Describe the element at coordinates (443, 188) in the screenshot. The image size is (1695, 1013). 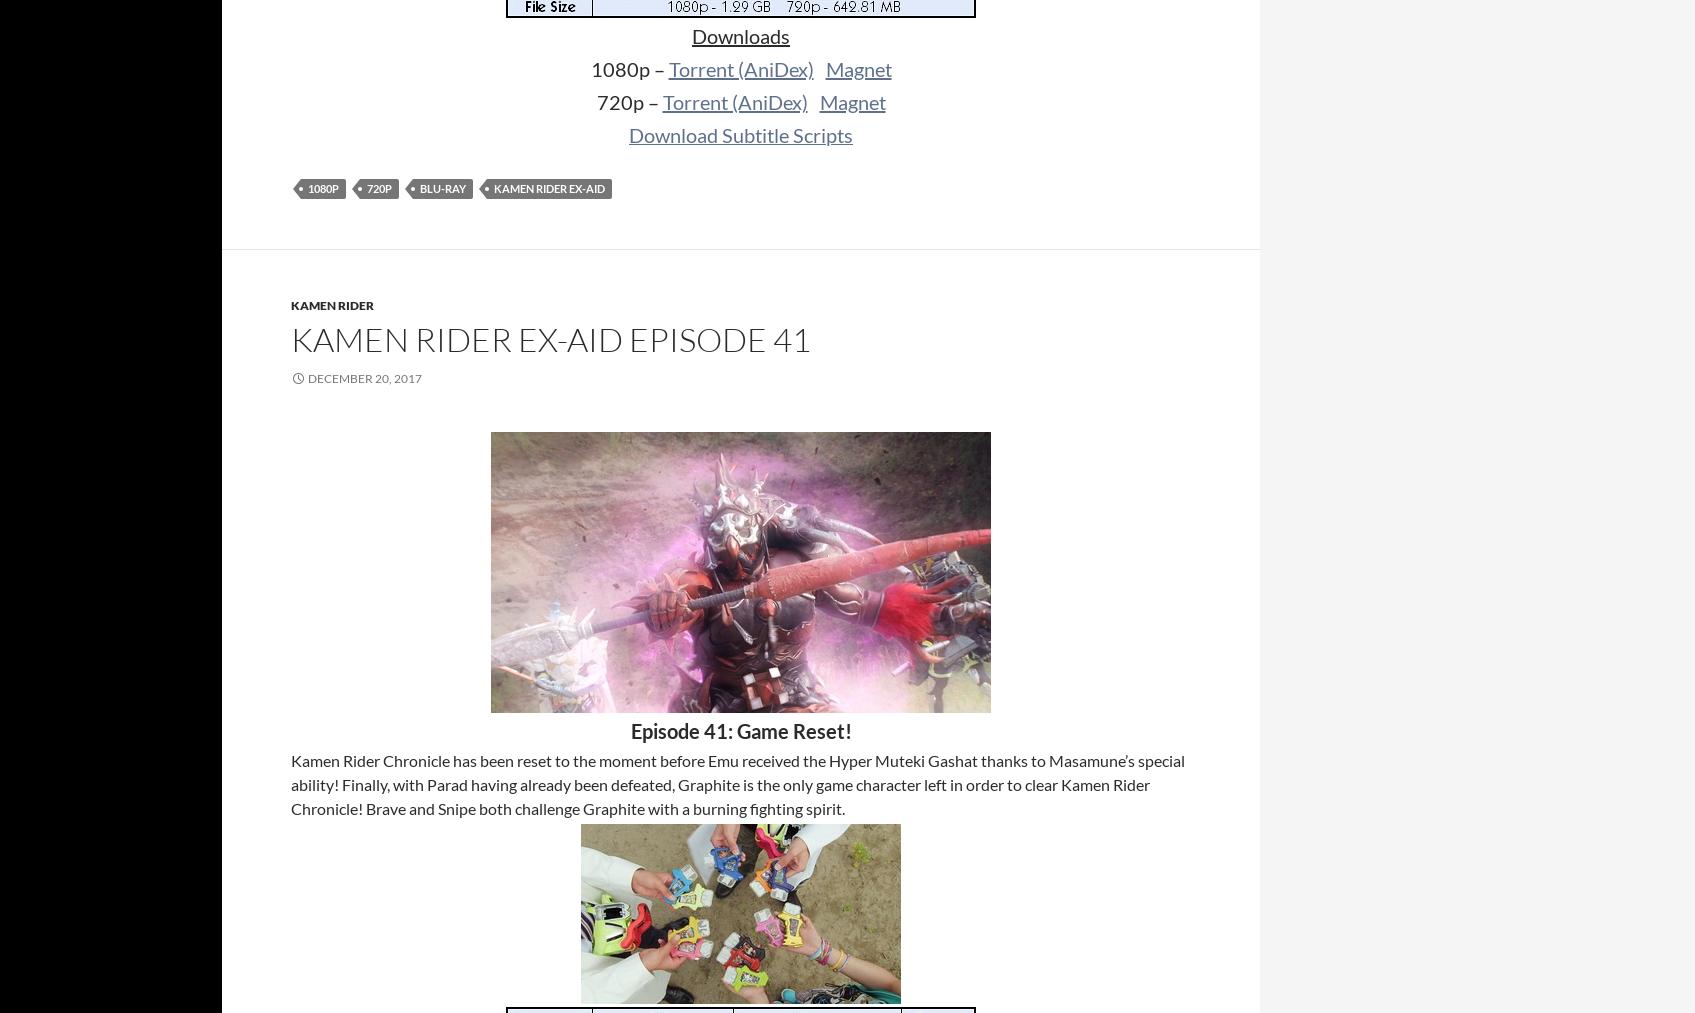
I see `'Blu-ray'` at that location.